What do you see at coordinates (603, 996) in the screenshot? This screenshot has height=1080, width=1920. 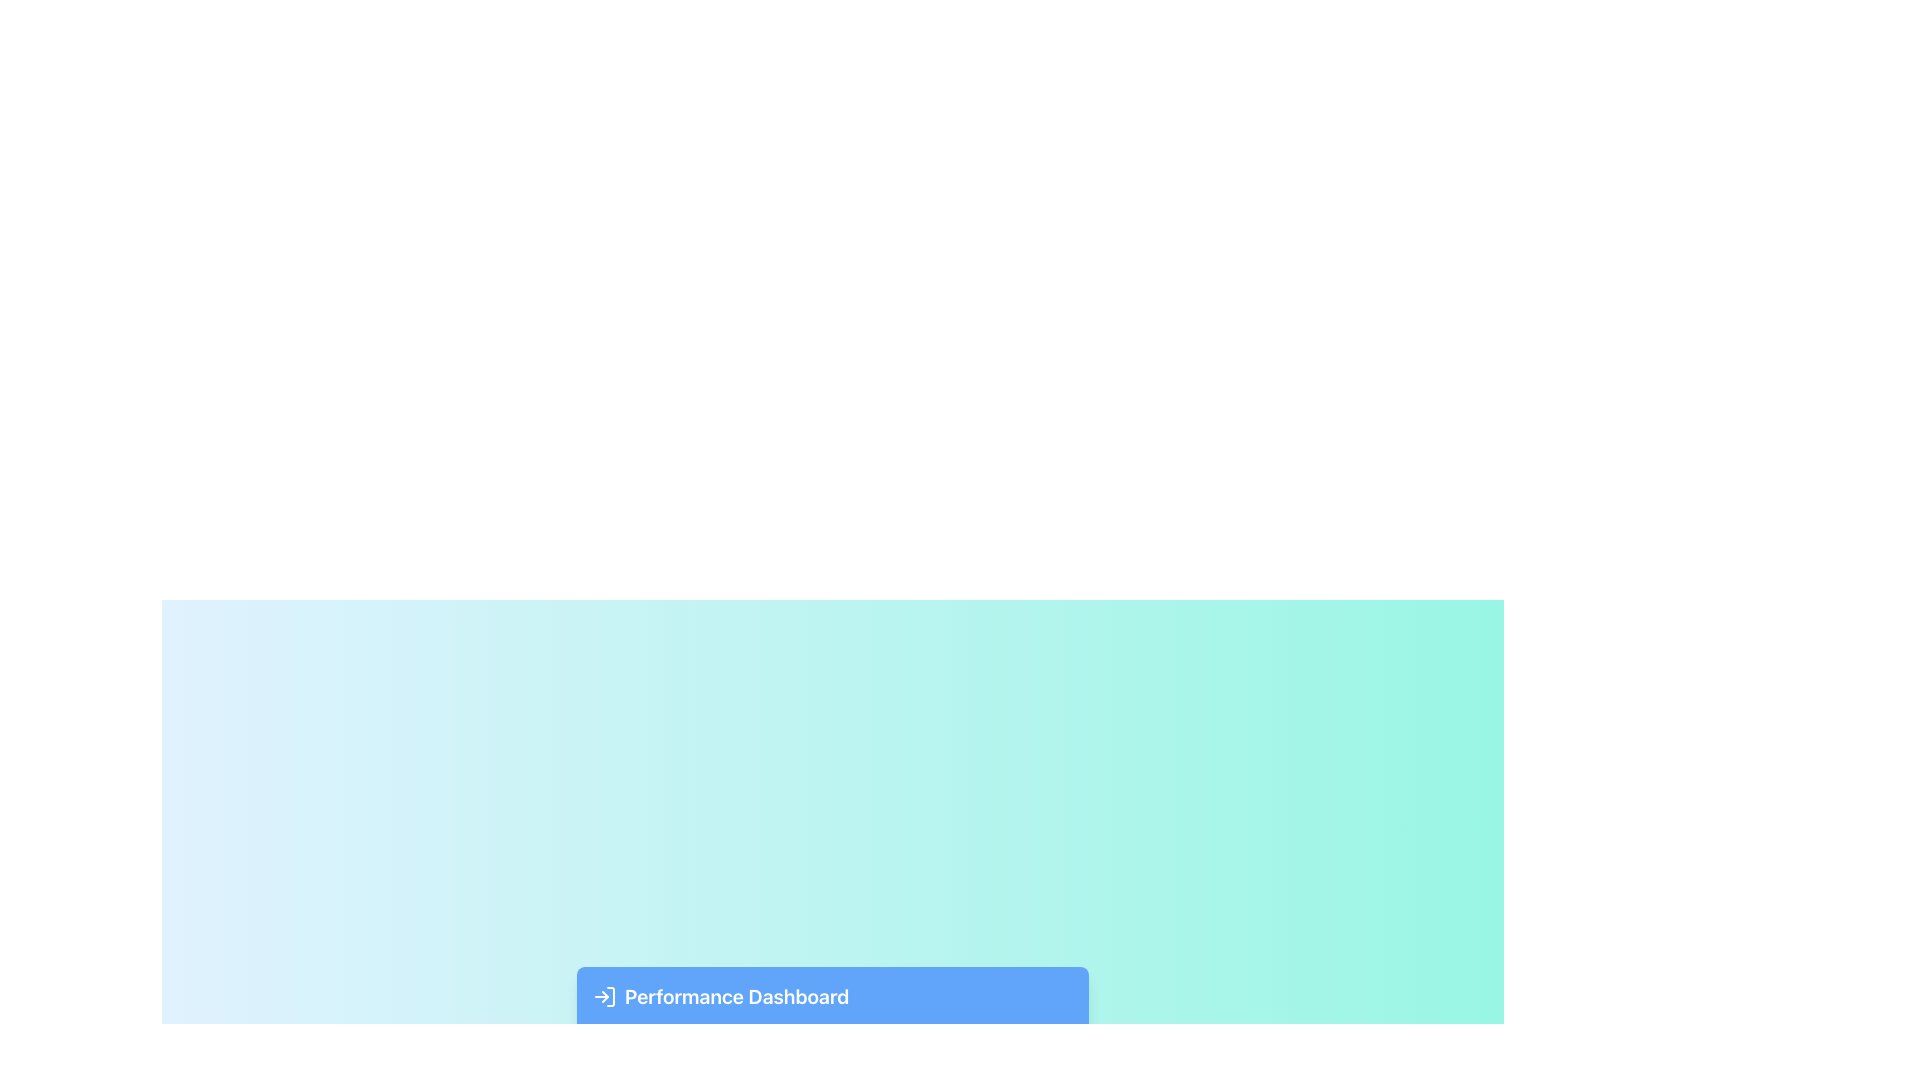 I see `the rightward arrow icon enclosed in a rounded rectangular SVG shape, which is white on a blue background, located next to the text 'Performance Dashboard' in the blue header segment` at bounding box center [603, 996].